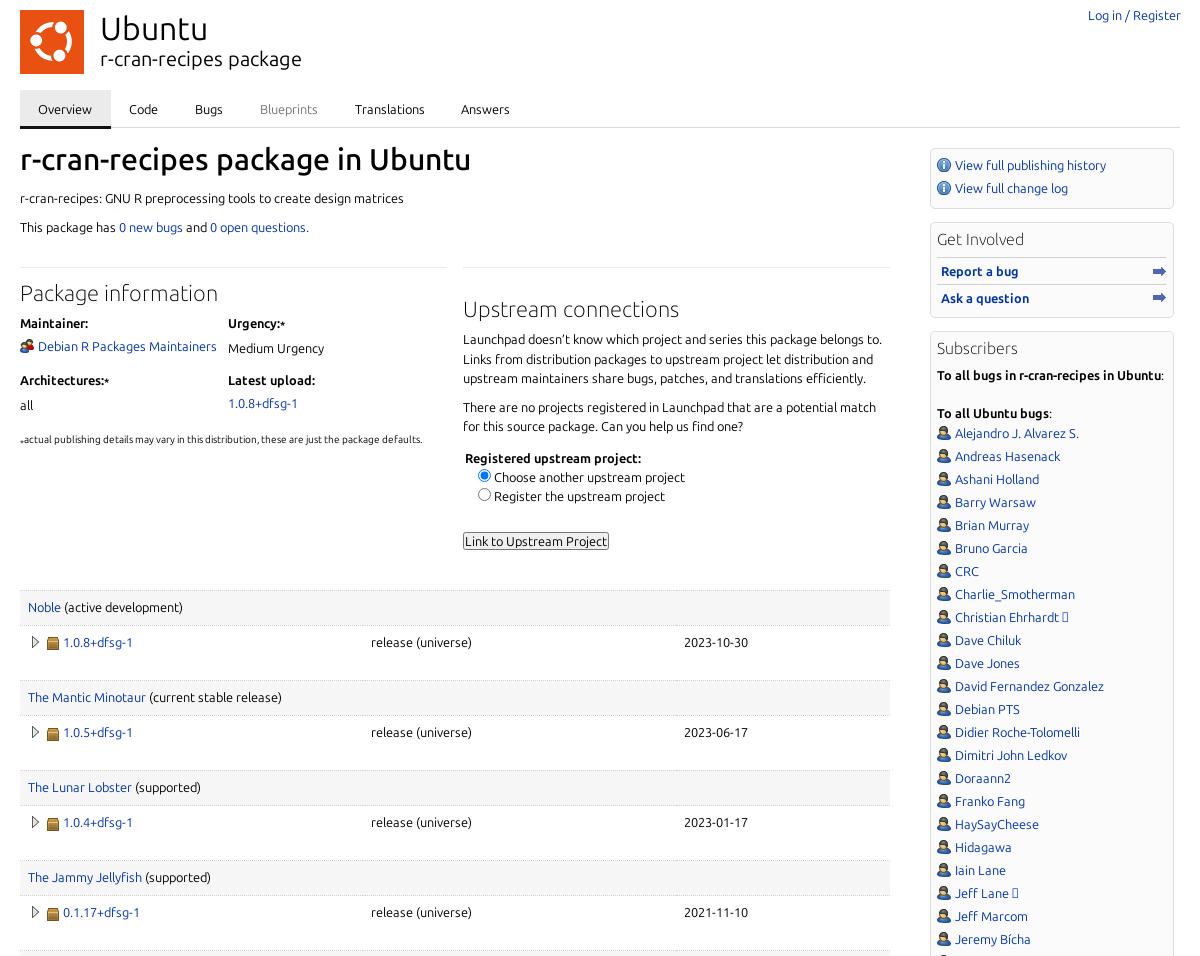 This screenshot has height=956, width=1200. What do you see at coordinates (244, 158) in the screenshot?
I see `'r-cran-recipes package in Ubuntu'` at bounding box center [244, 158].